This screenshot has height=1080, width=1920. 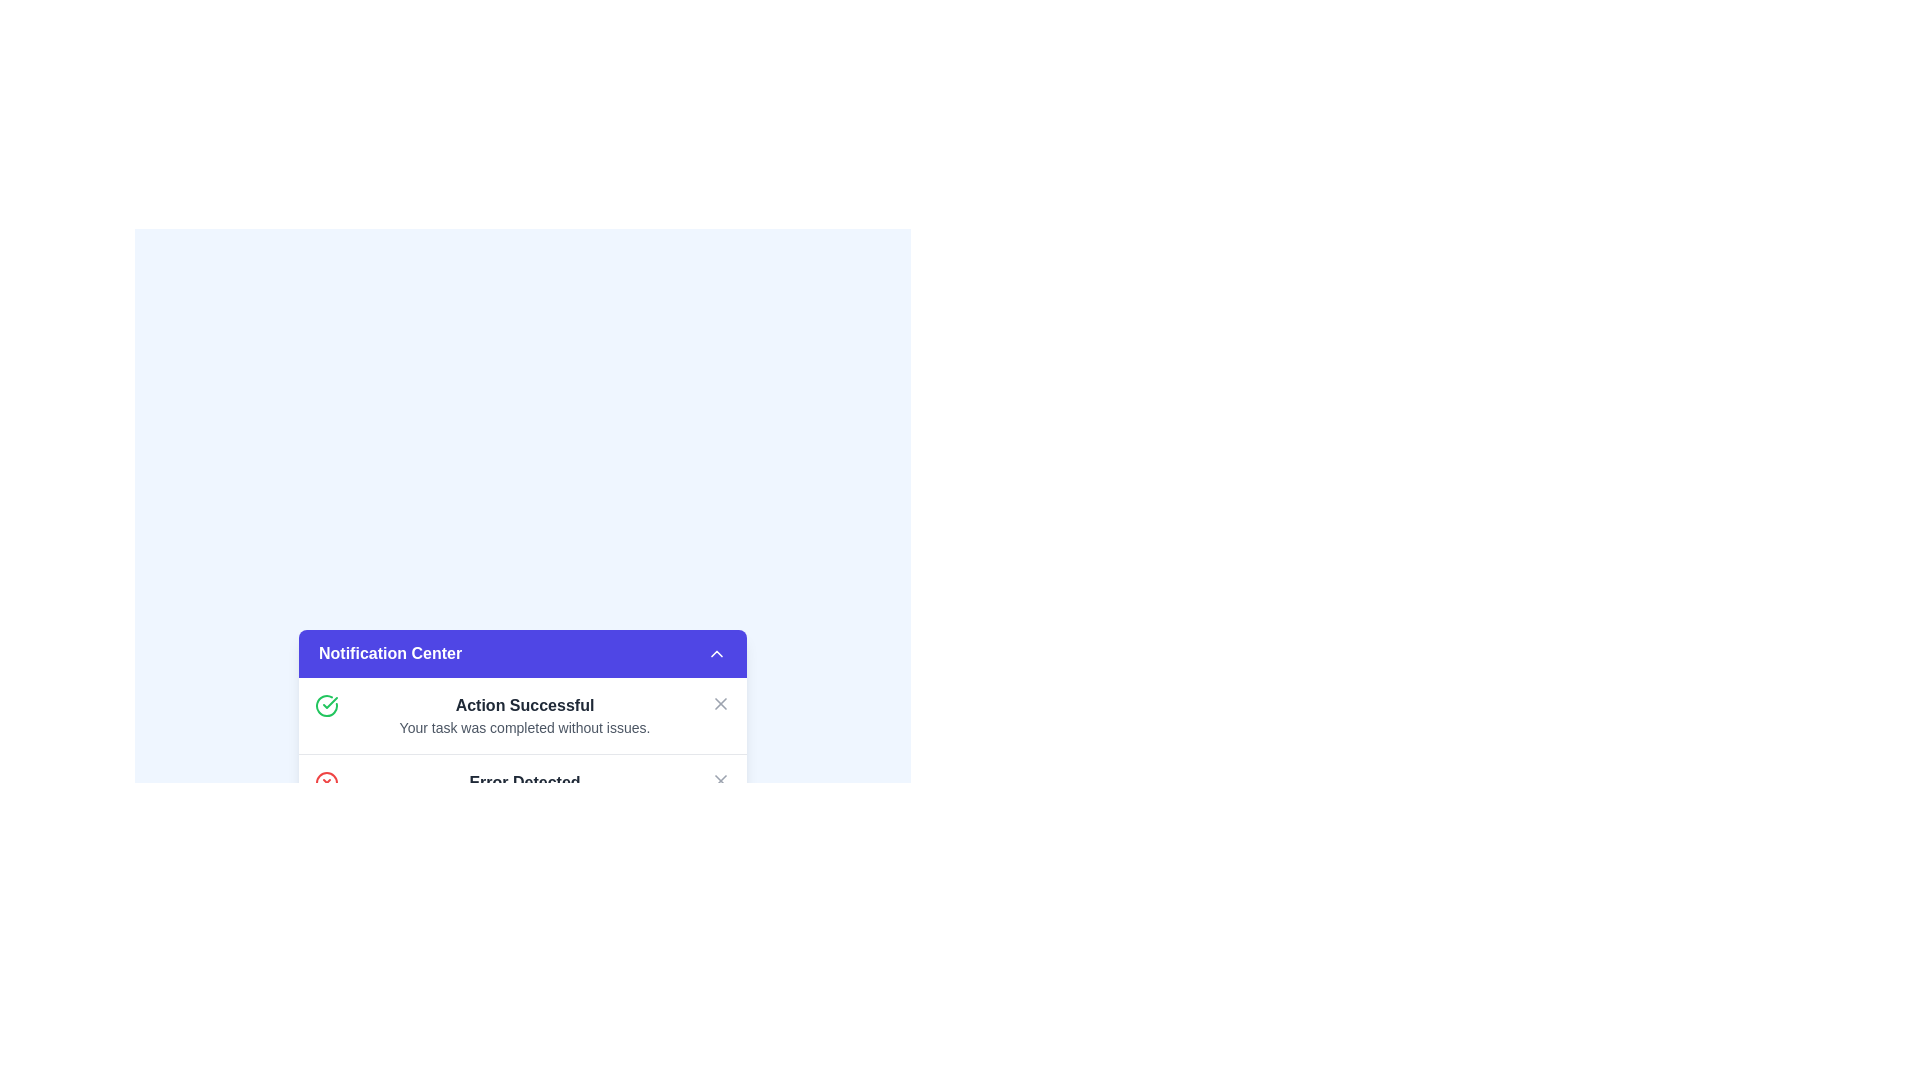 I want to click on the close button icon located at the far right of the 'Action Successful' notification in the Notification Center to change its color, so click(x=720, y=703).